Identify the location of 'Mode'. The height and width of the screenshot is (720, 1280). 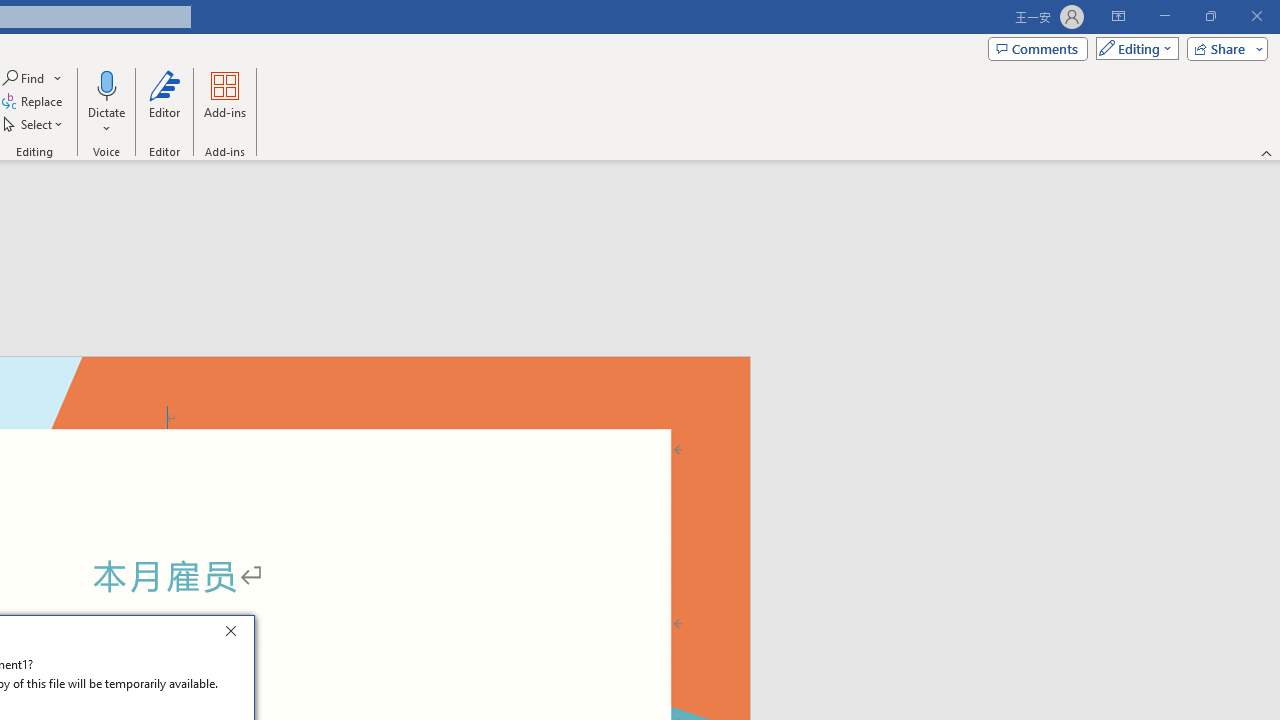
(1133, 47).